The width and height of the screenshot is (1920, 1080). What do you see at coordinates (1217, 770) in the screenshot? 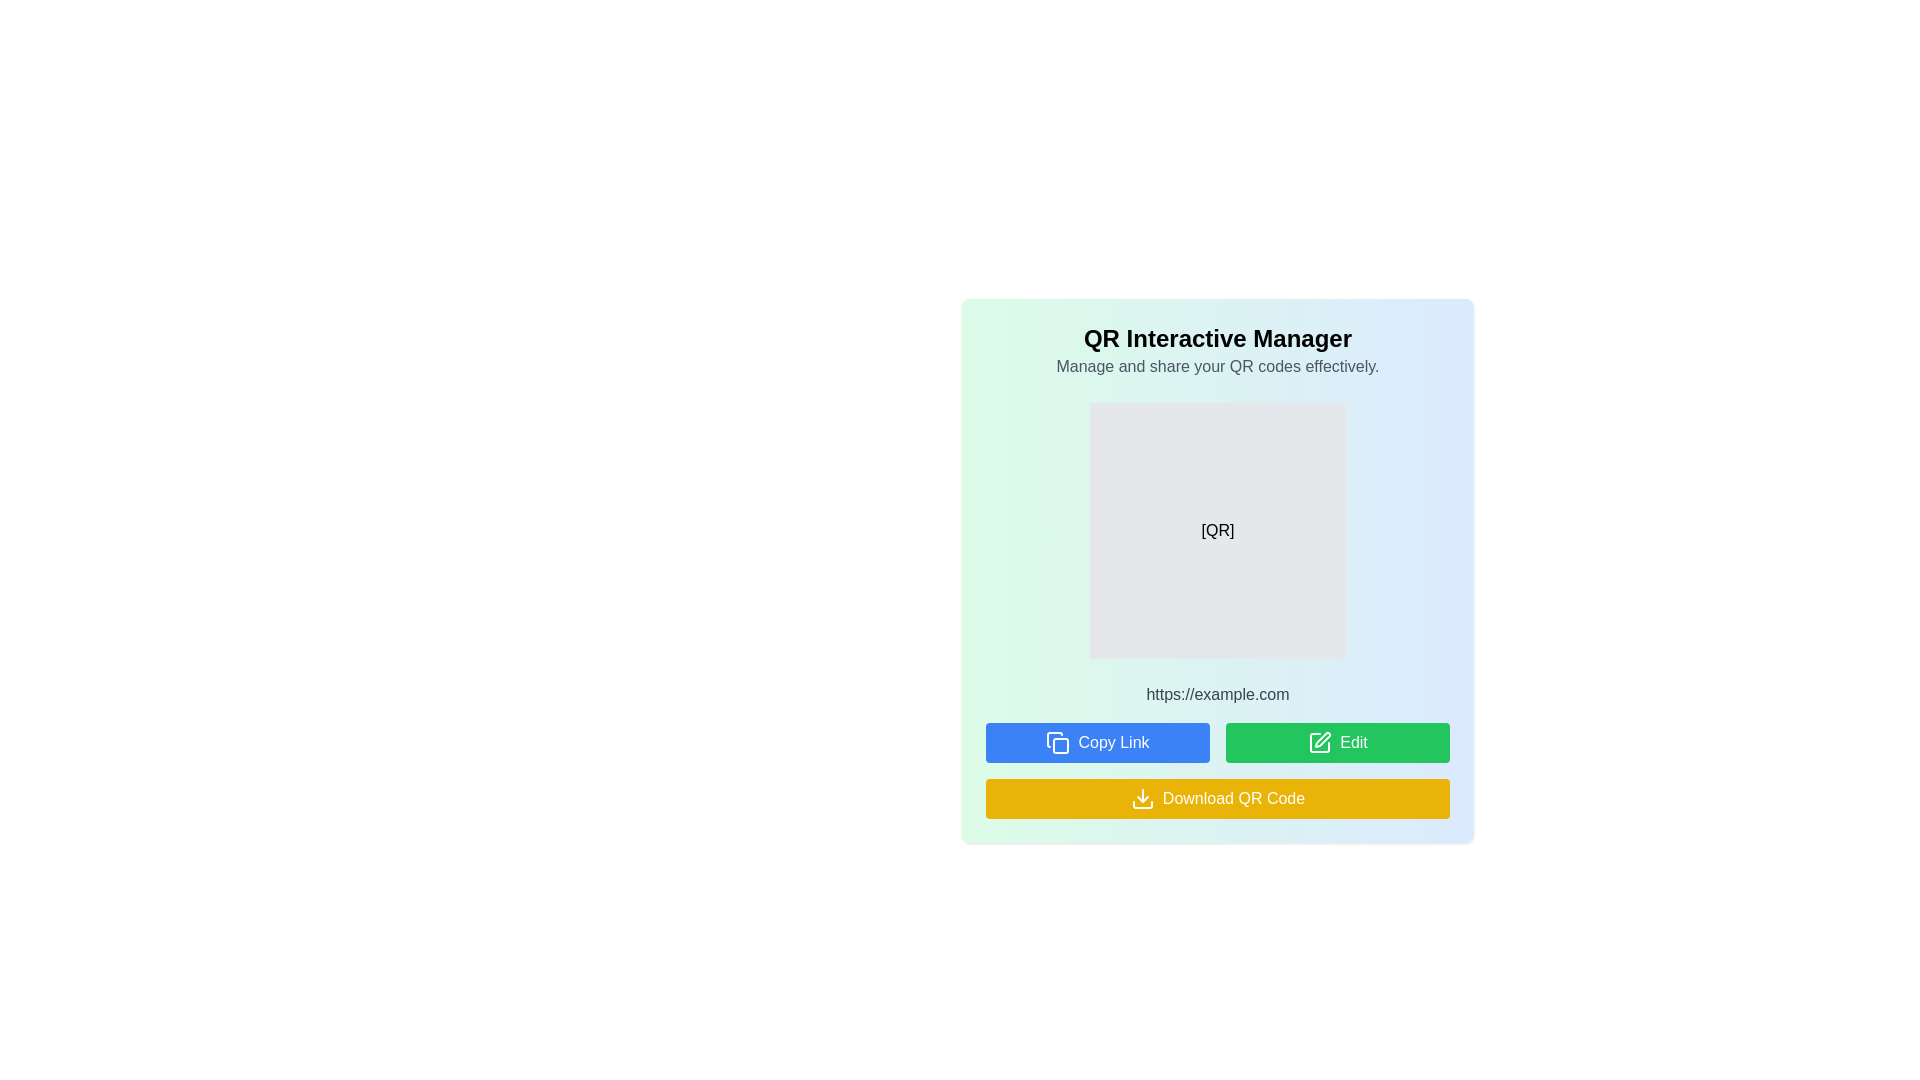
I see `the yellow button labeled 'Download QR Code' located below the 'Edit' and 'Copy Link' buttons in the 'QR Interactive Manager' section to initiate a download` at bounding box center [1217, 770].